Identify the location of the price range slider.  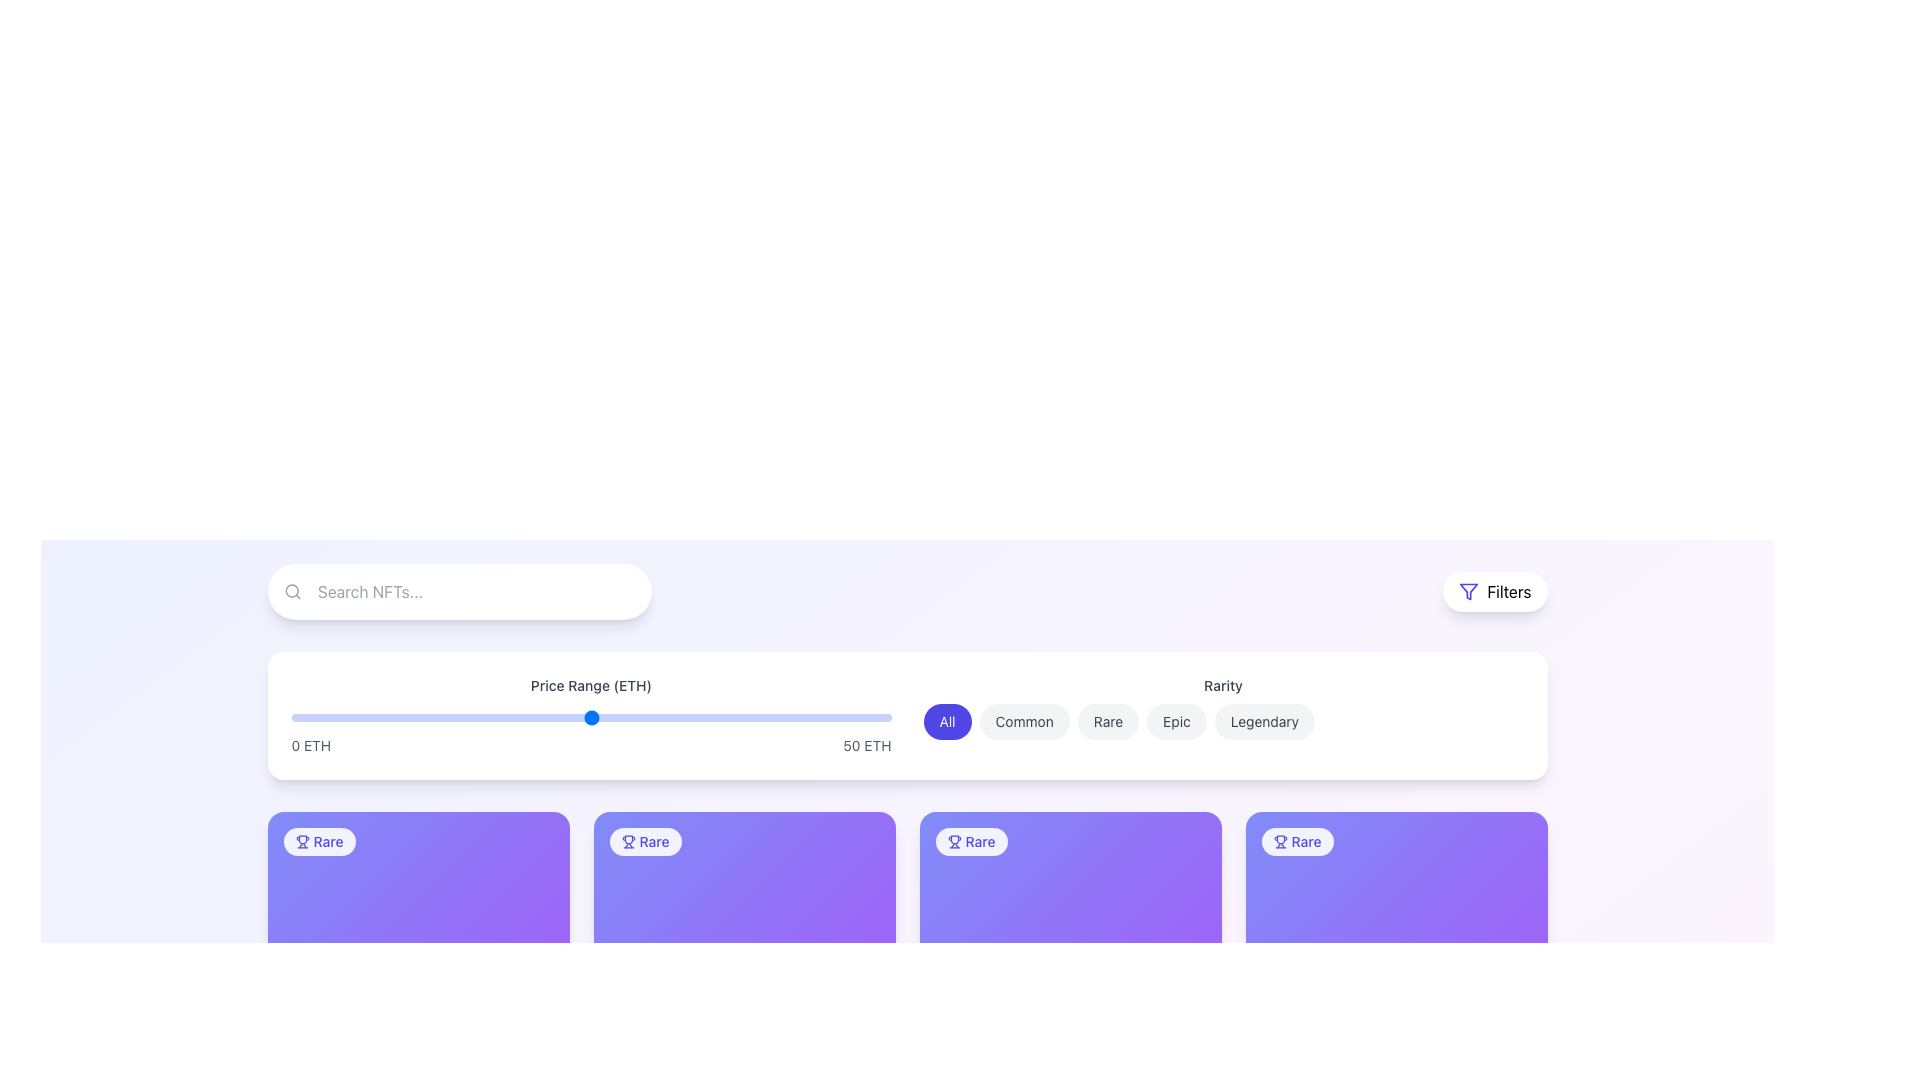
(801, 716).